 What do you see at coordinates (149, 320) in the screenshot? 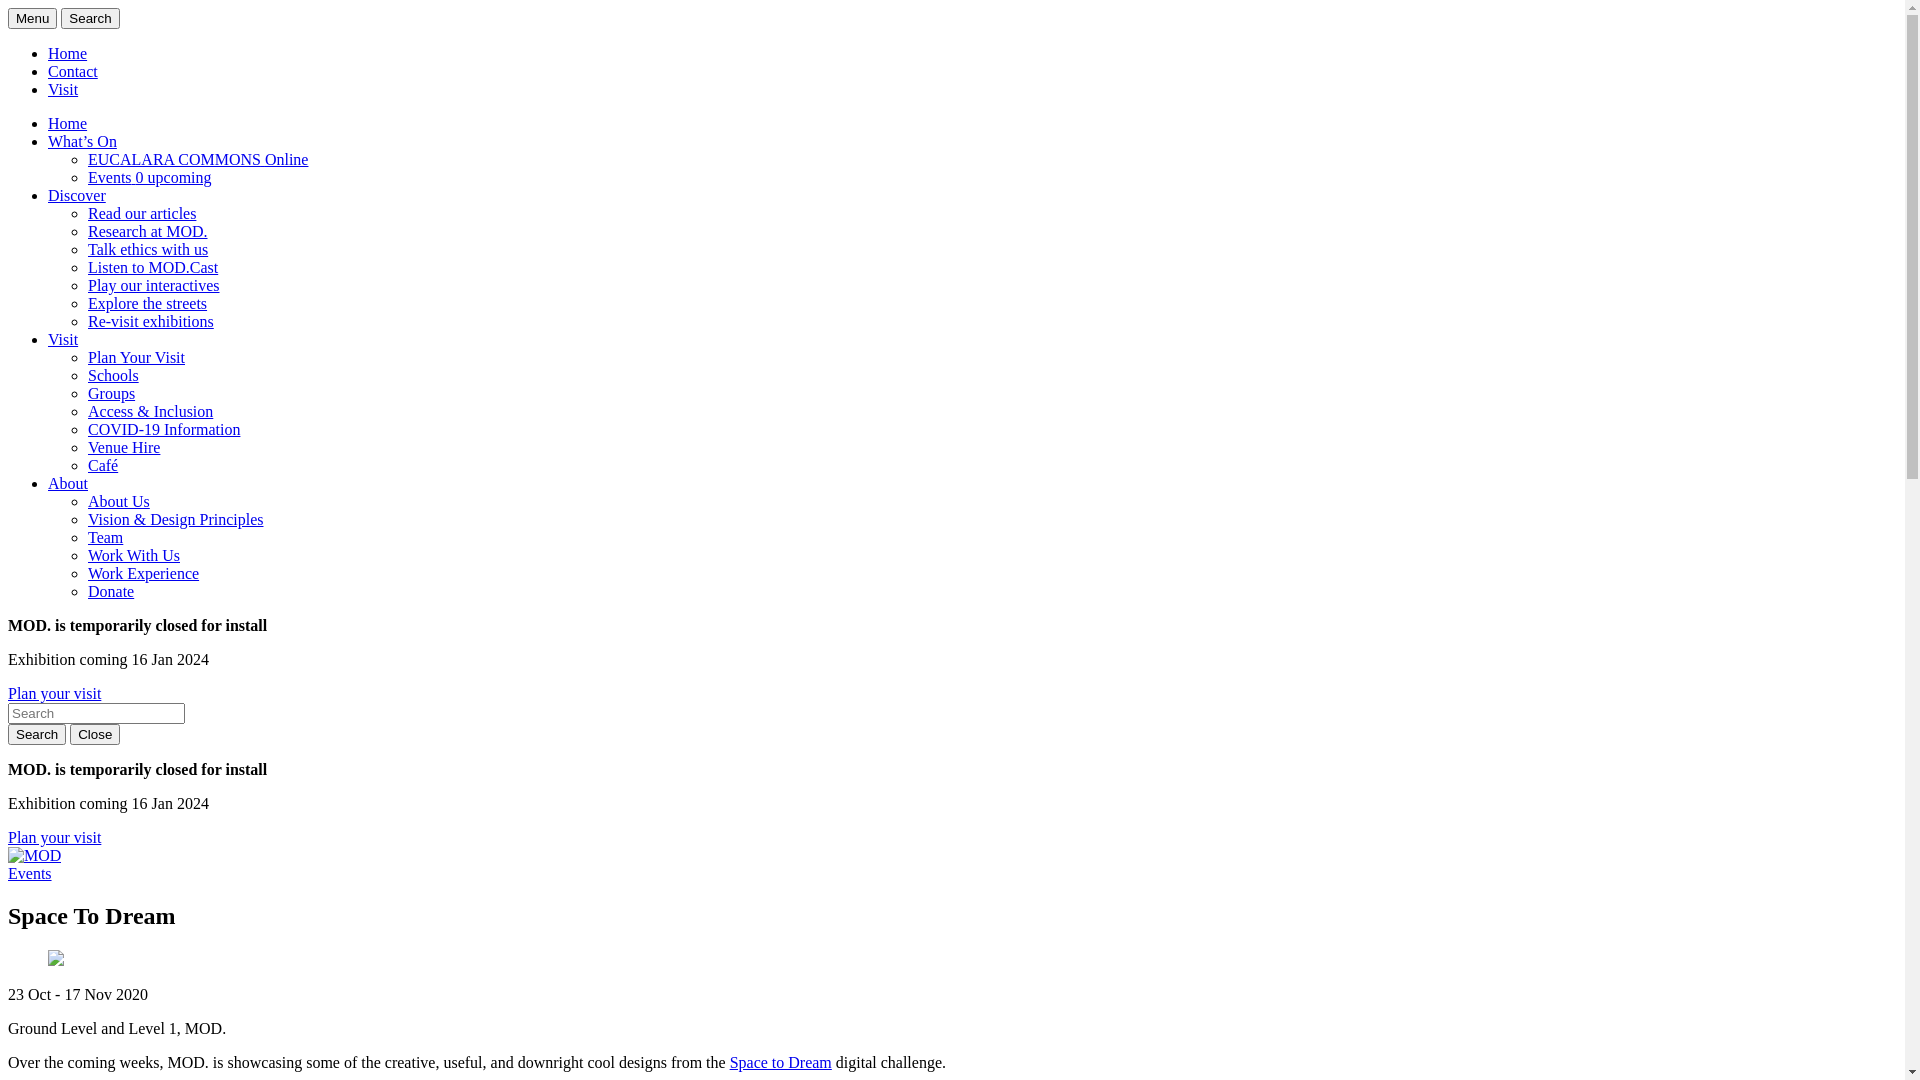
I see `'Re-visit exhibitions'` at bounding box center [149, 320].